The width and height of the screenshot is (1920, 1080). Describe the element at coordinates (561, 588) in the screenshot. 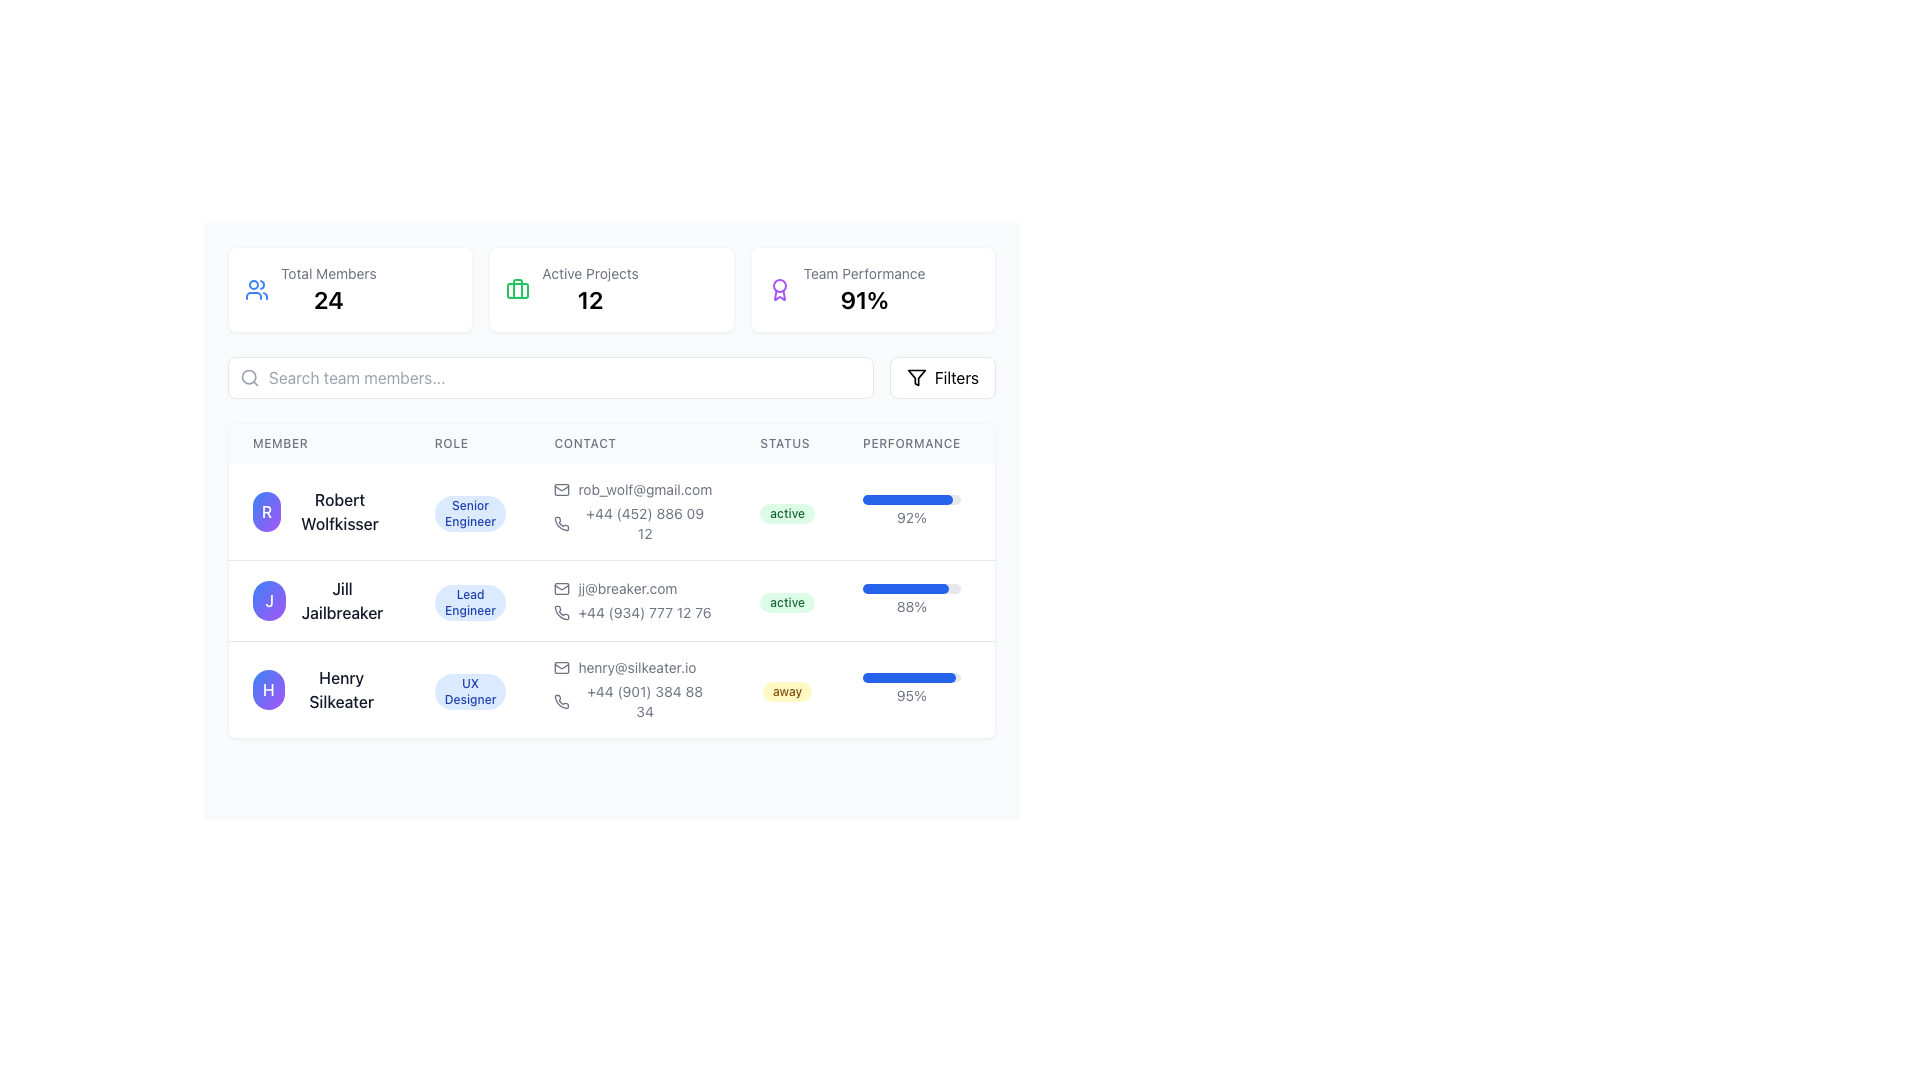

I see `the envelope icon in the contact section of Jill Jailbreaker's row in the user table` at that location.